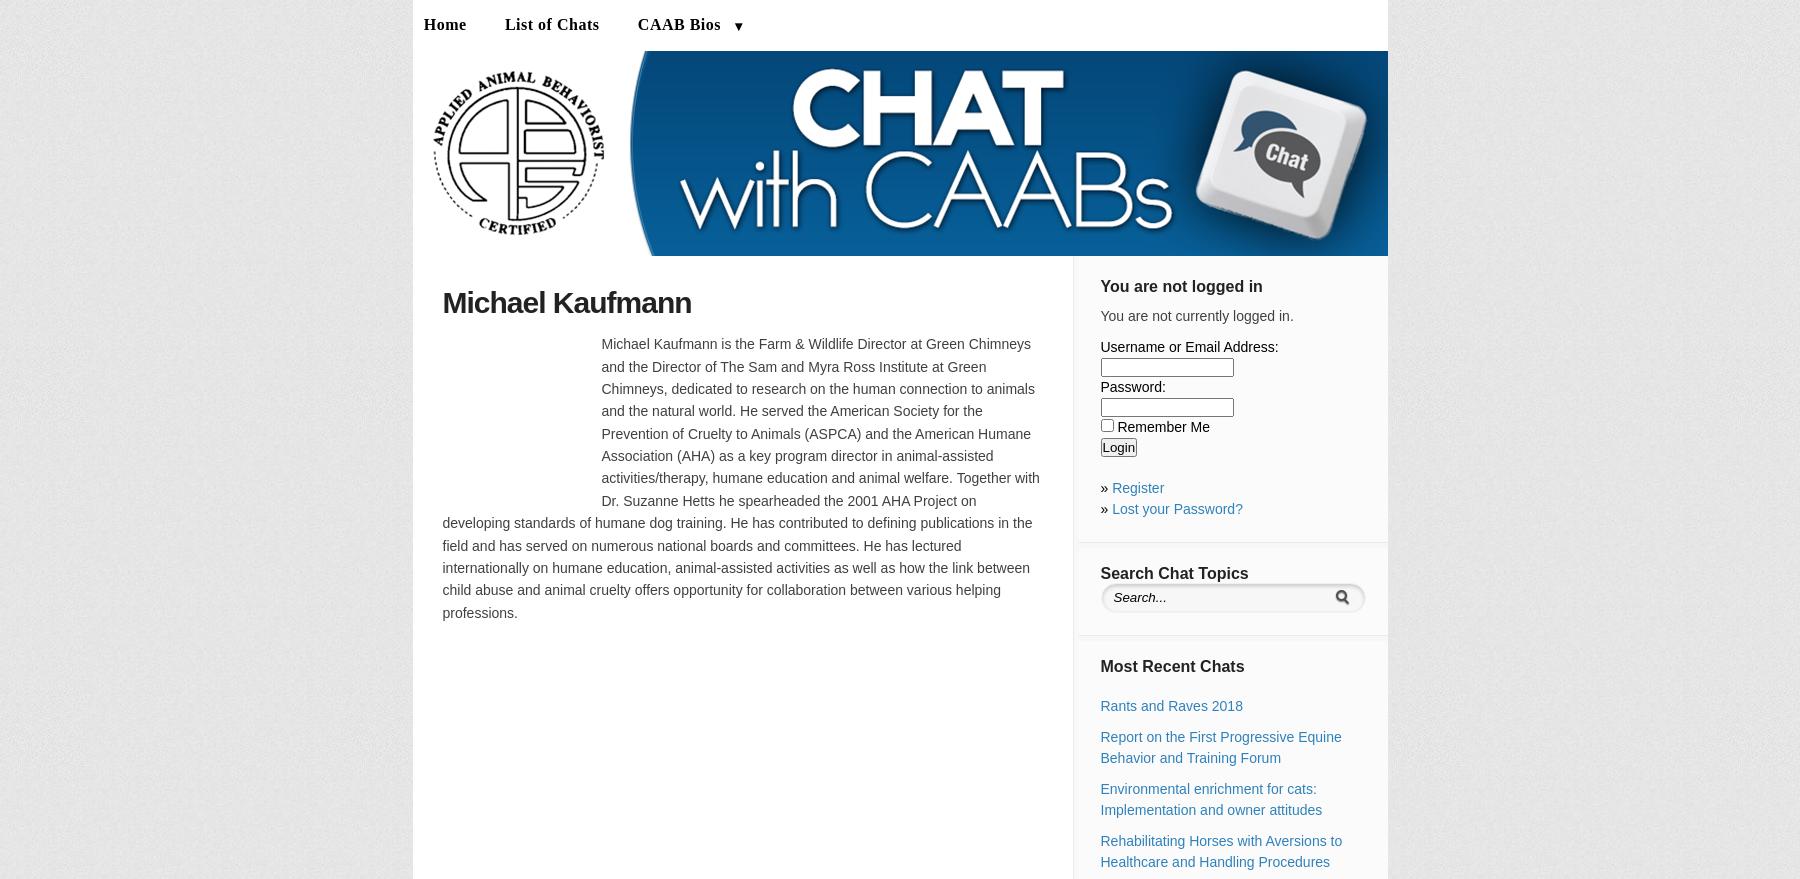  I want to click on 'Username or Email Address:', so click(1188, 346).